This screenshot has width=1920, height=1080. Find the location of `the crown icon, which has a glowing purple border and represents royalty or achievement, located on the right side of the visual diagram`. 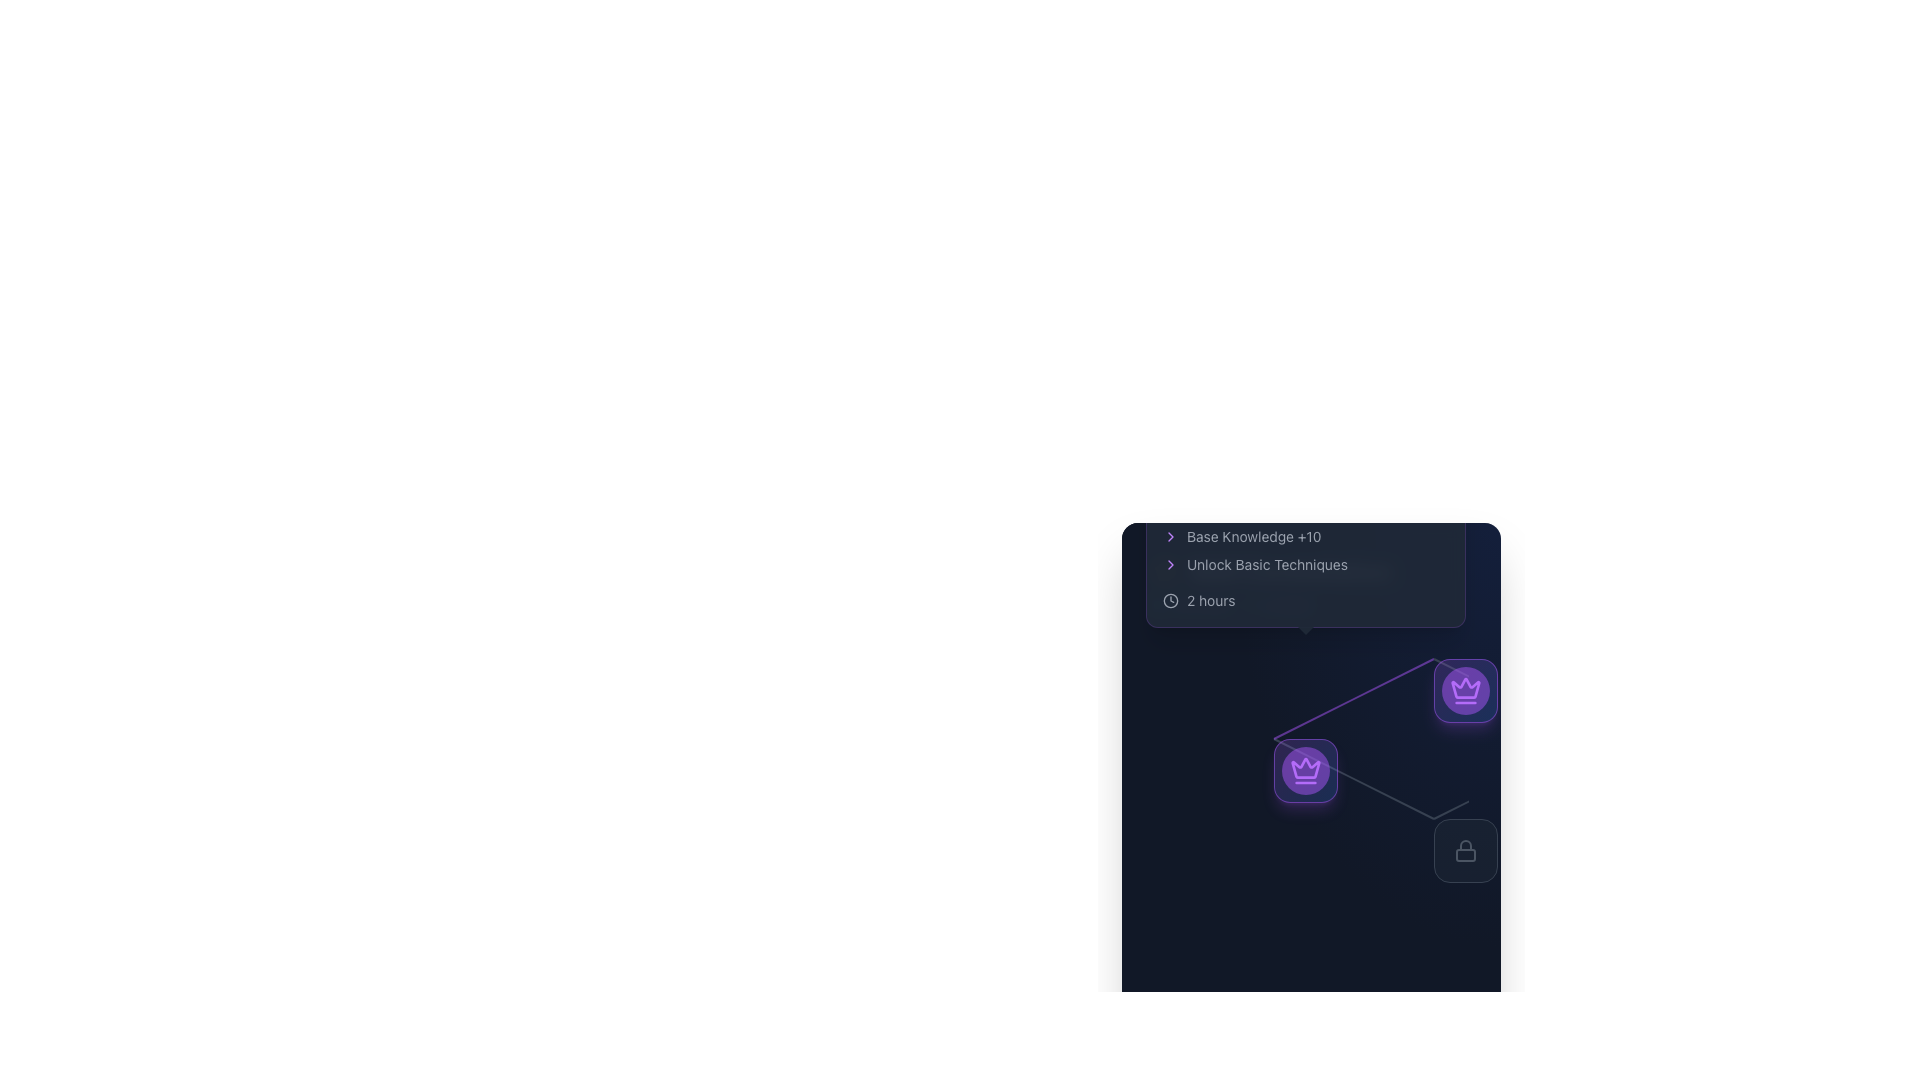

the crown icon, which has a glowing purple border and represents royalty or achievement, located on the right side of the visual diagram is located at coordinates (1465, 687).